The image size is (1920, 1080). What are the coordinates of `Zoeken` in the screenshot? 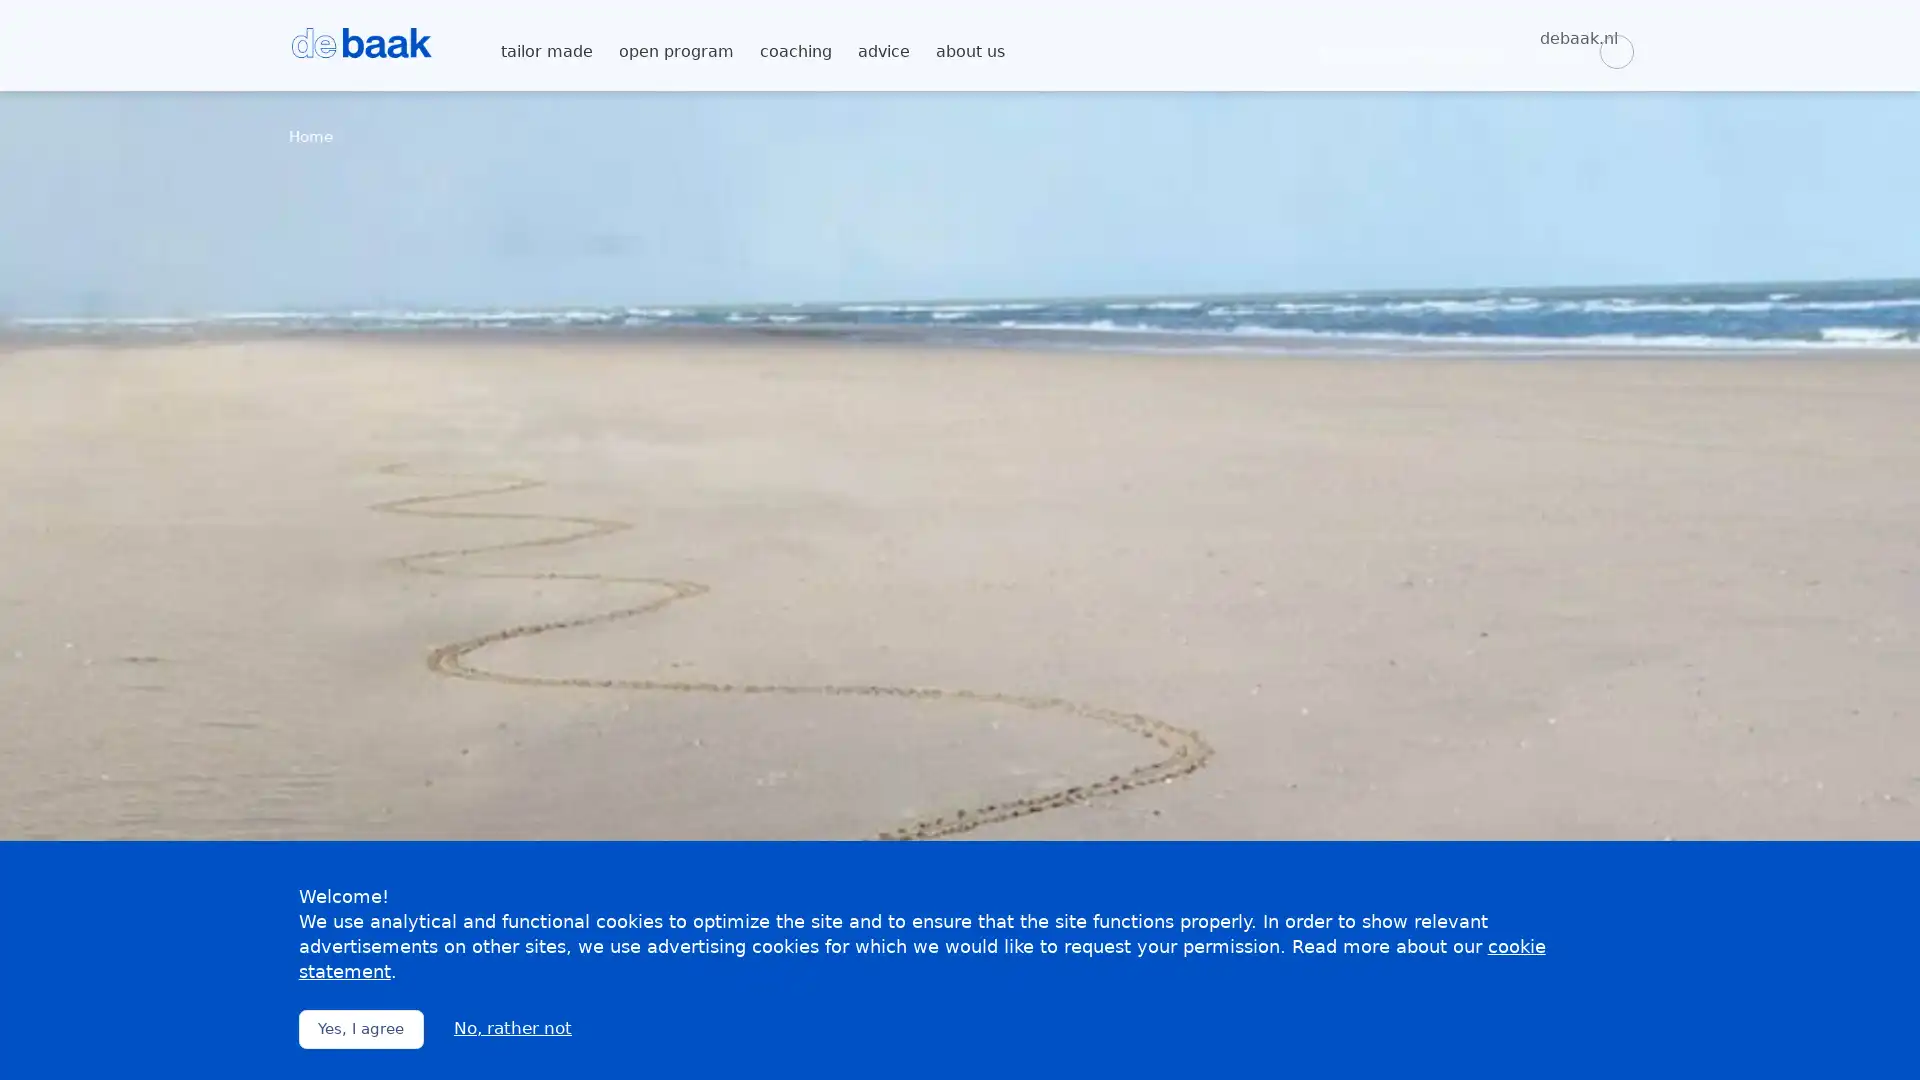 It's located at (1627, 103).